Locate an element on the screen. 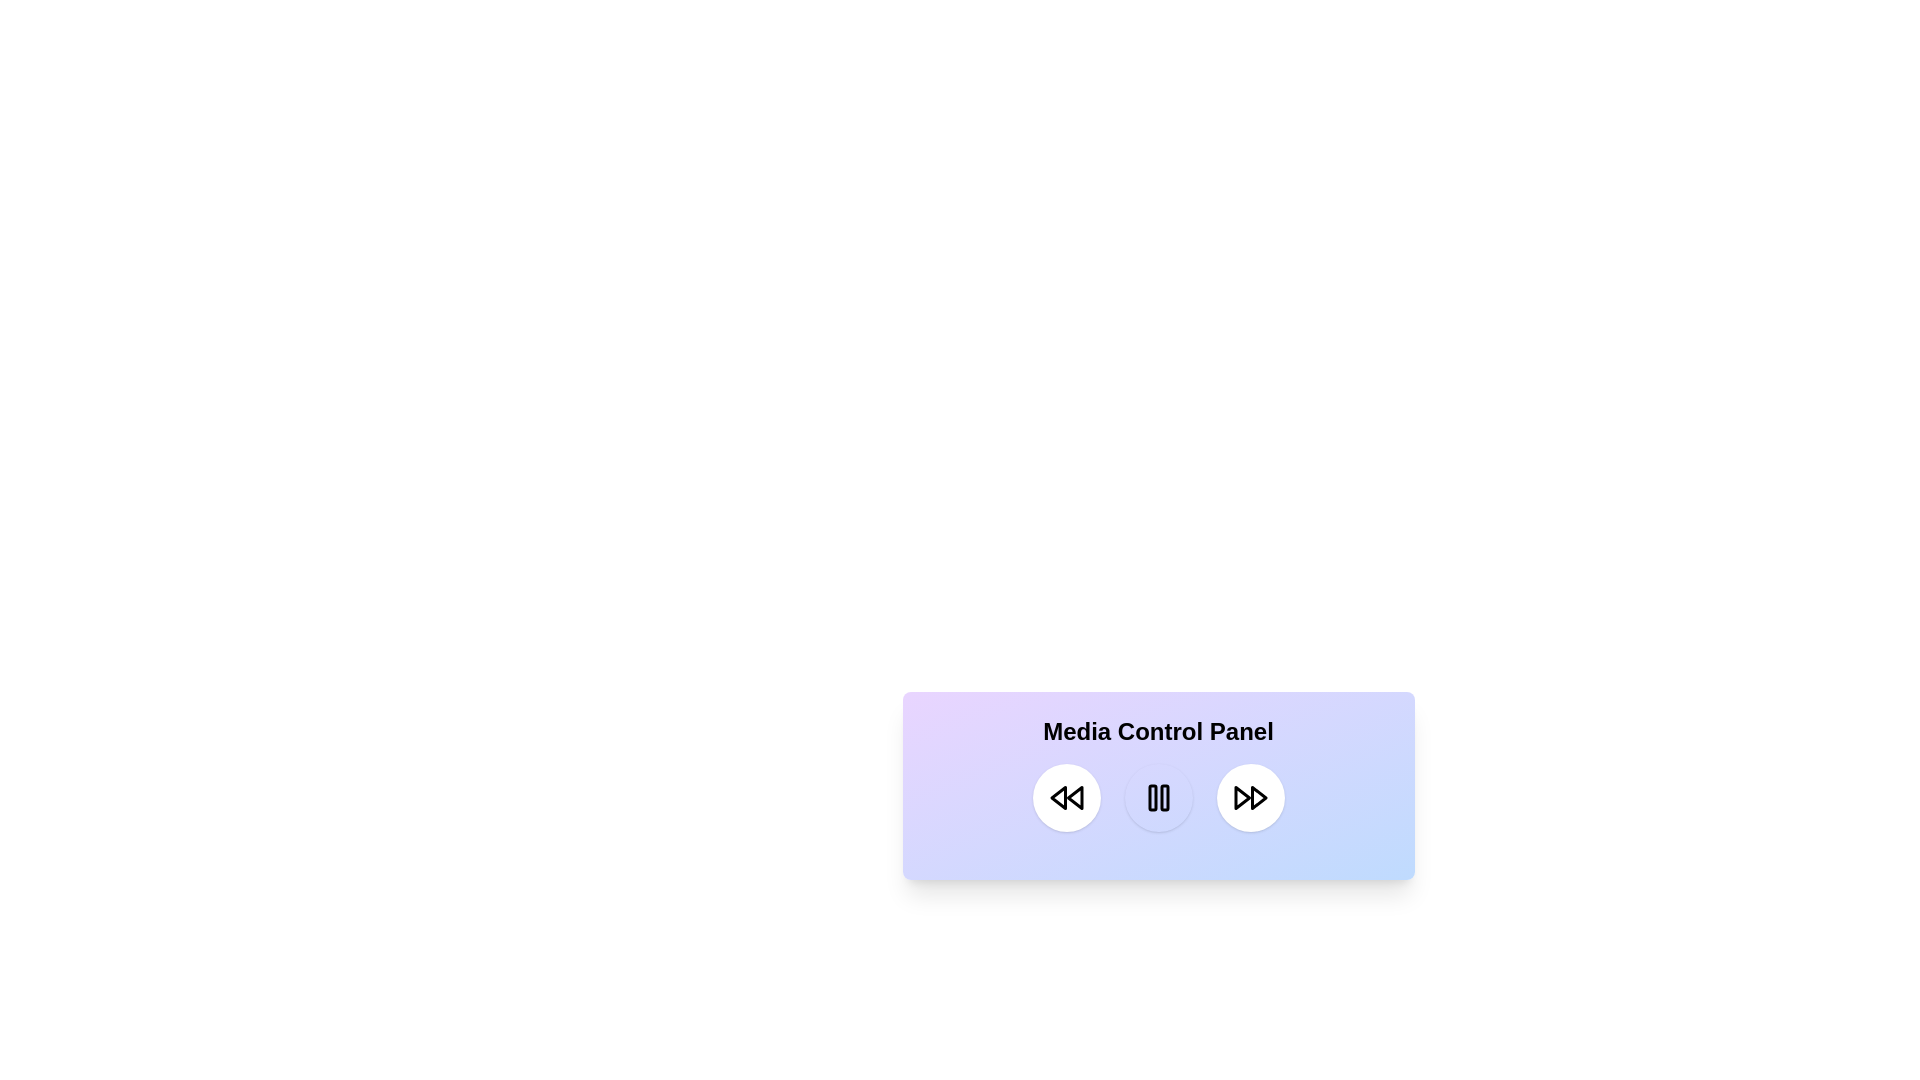 Image resolution: width=1920 pixels, height=1080 pixels. the leftward-pointing triangular icon filled with black color, which is part of the media control icons at the bottom center of the interface is located at coordinates (1073, 797).